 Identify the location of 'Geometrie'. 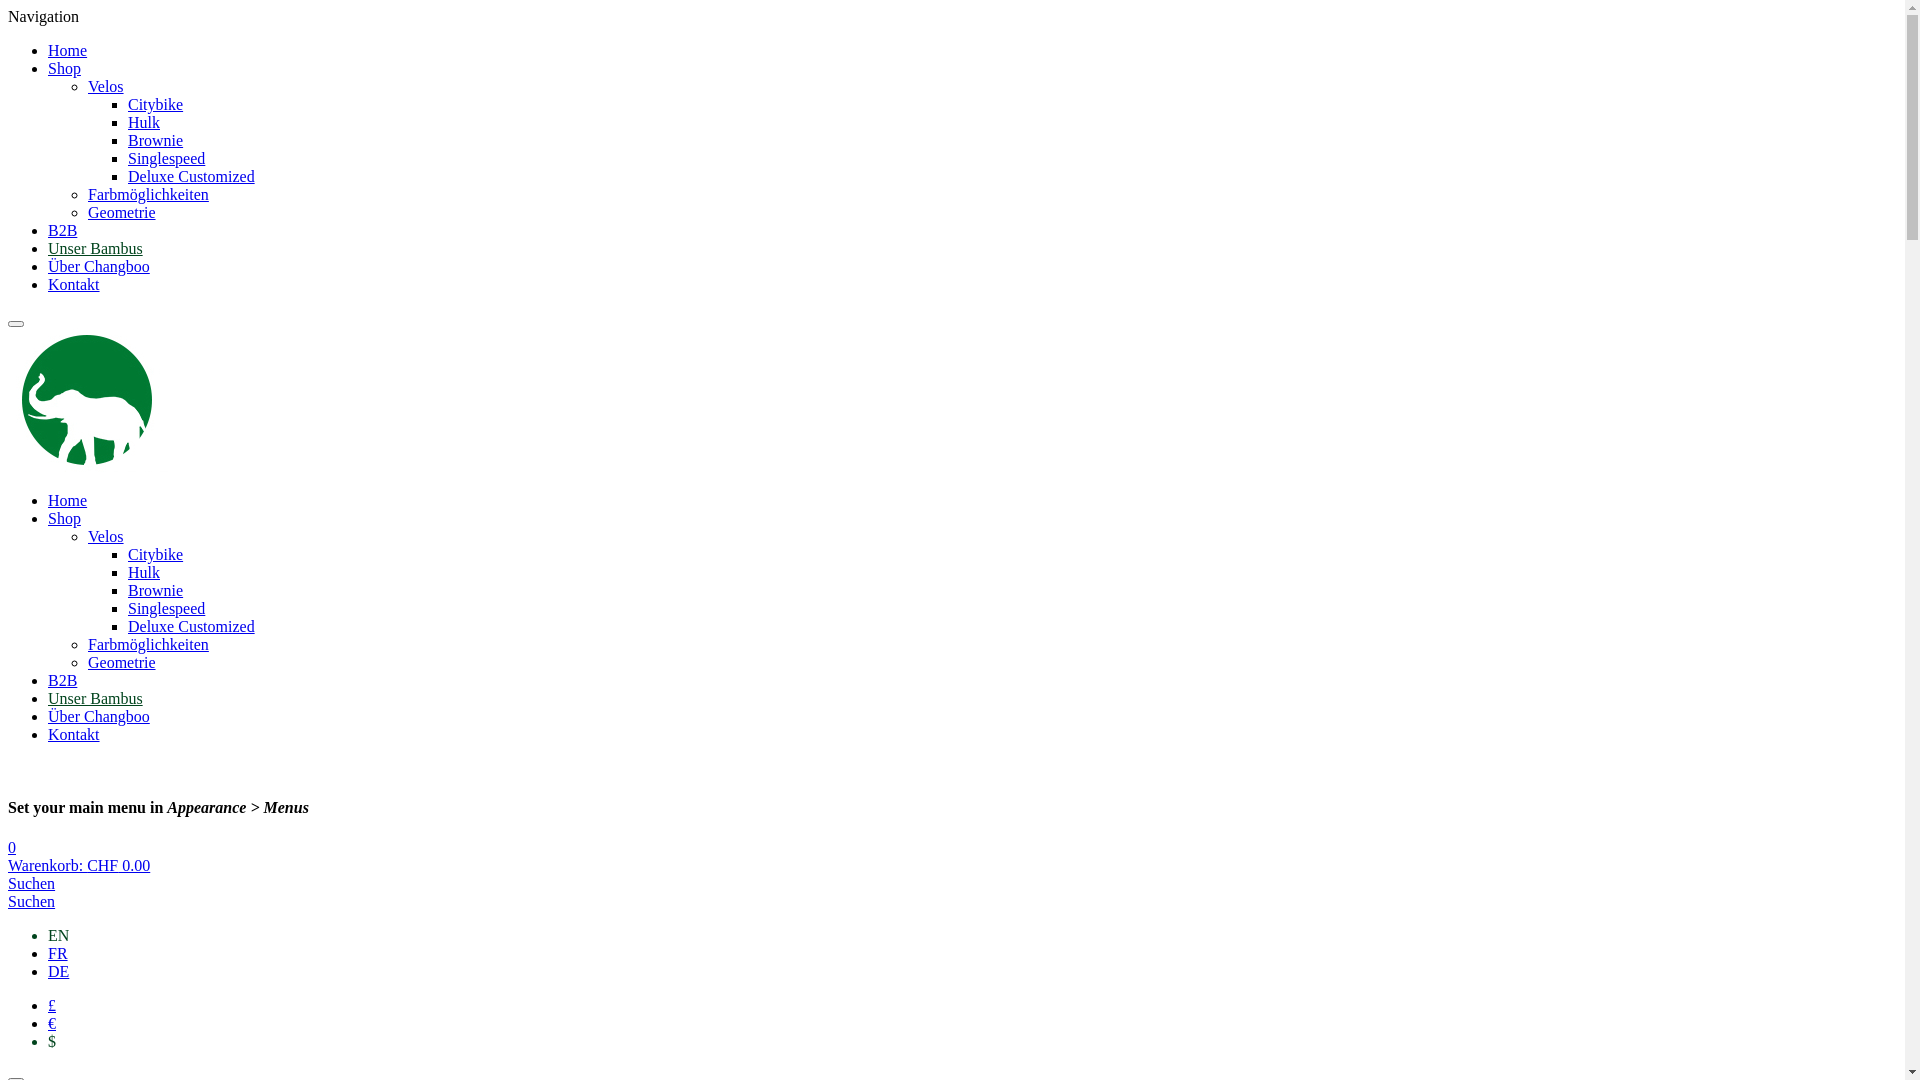
(120, 212).